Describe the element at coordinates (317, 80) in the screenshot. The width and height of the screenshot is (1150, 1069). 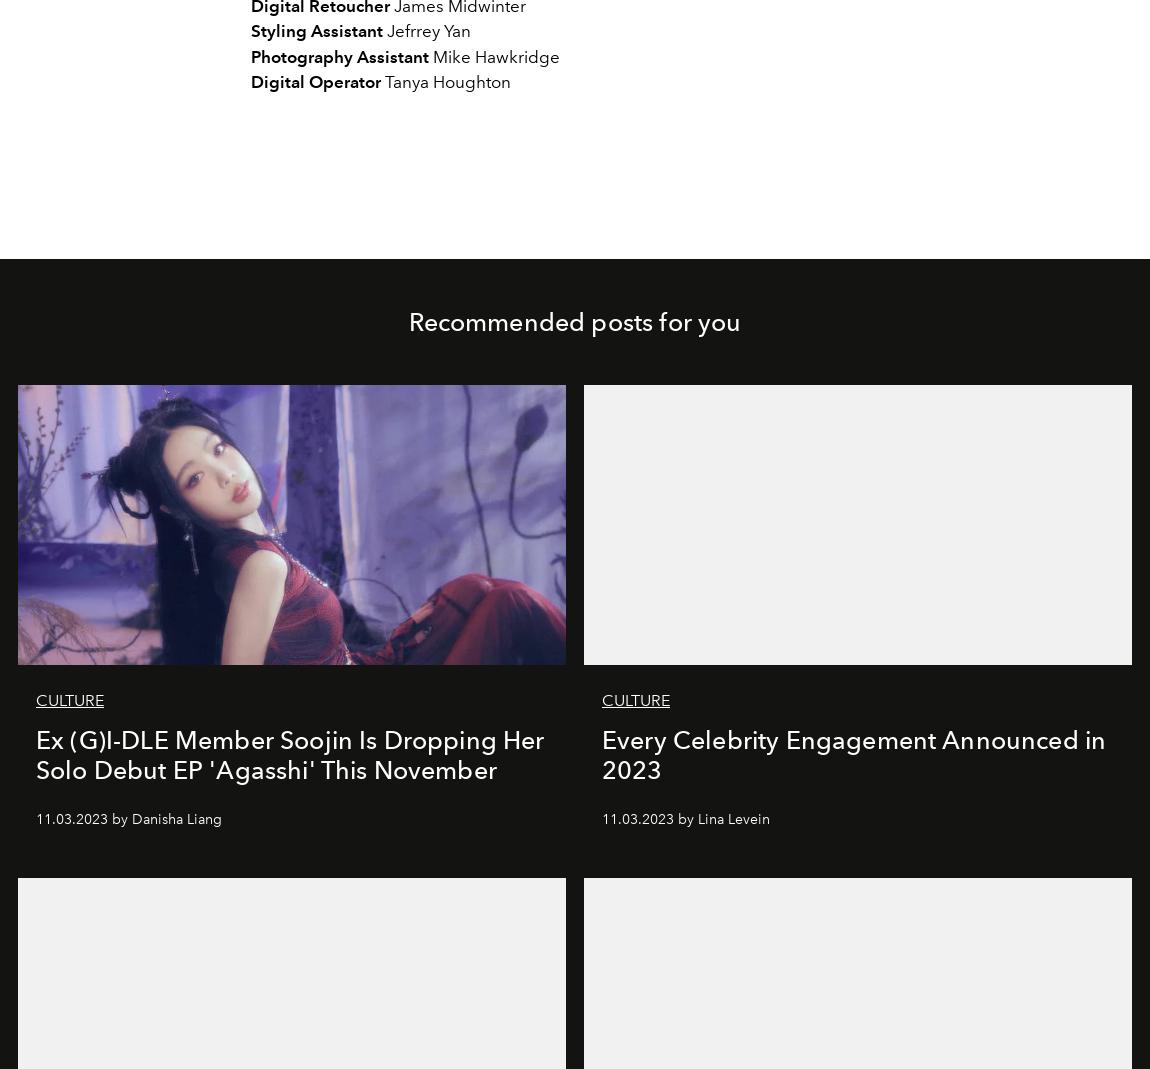
I see `'Digital Operator'` at that location.